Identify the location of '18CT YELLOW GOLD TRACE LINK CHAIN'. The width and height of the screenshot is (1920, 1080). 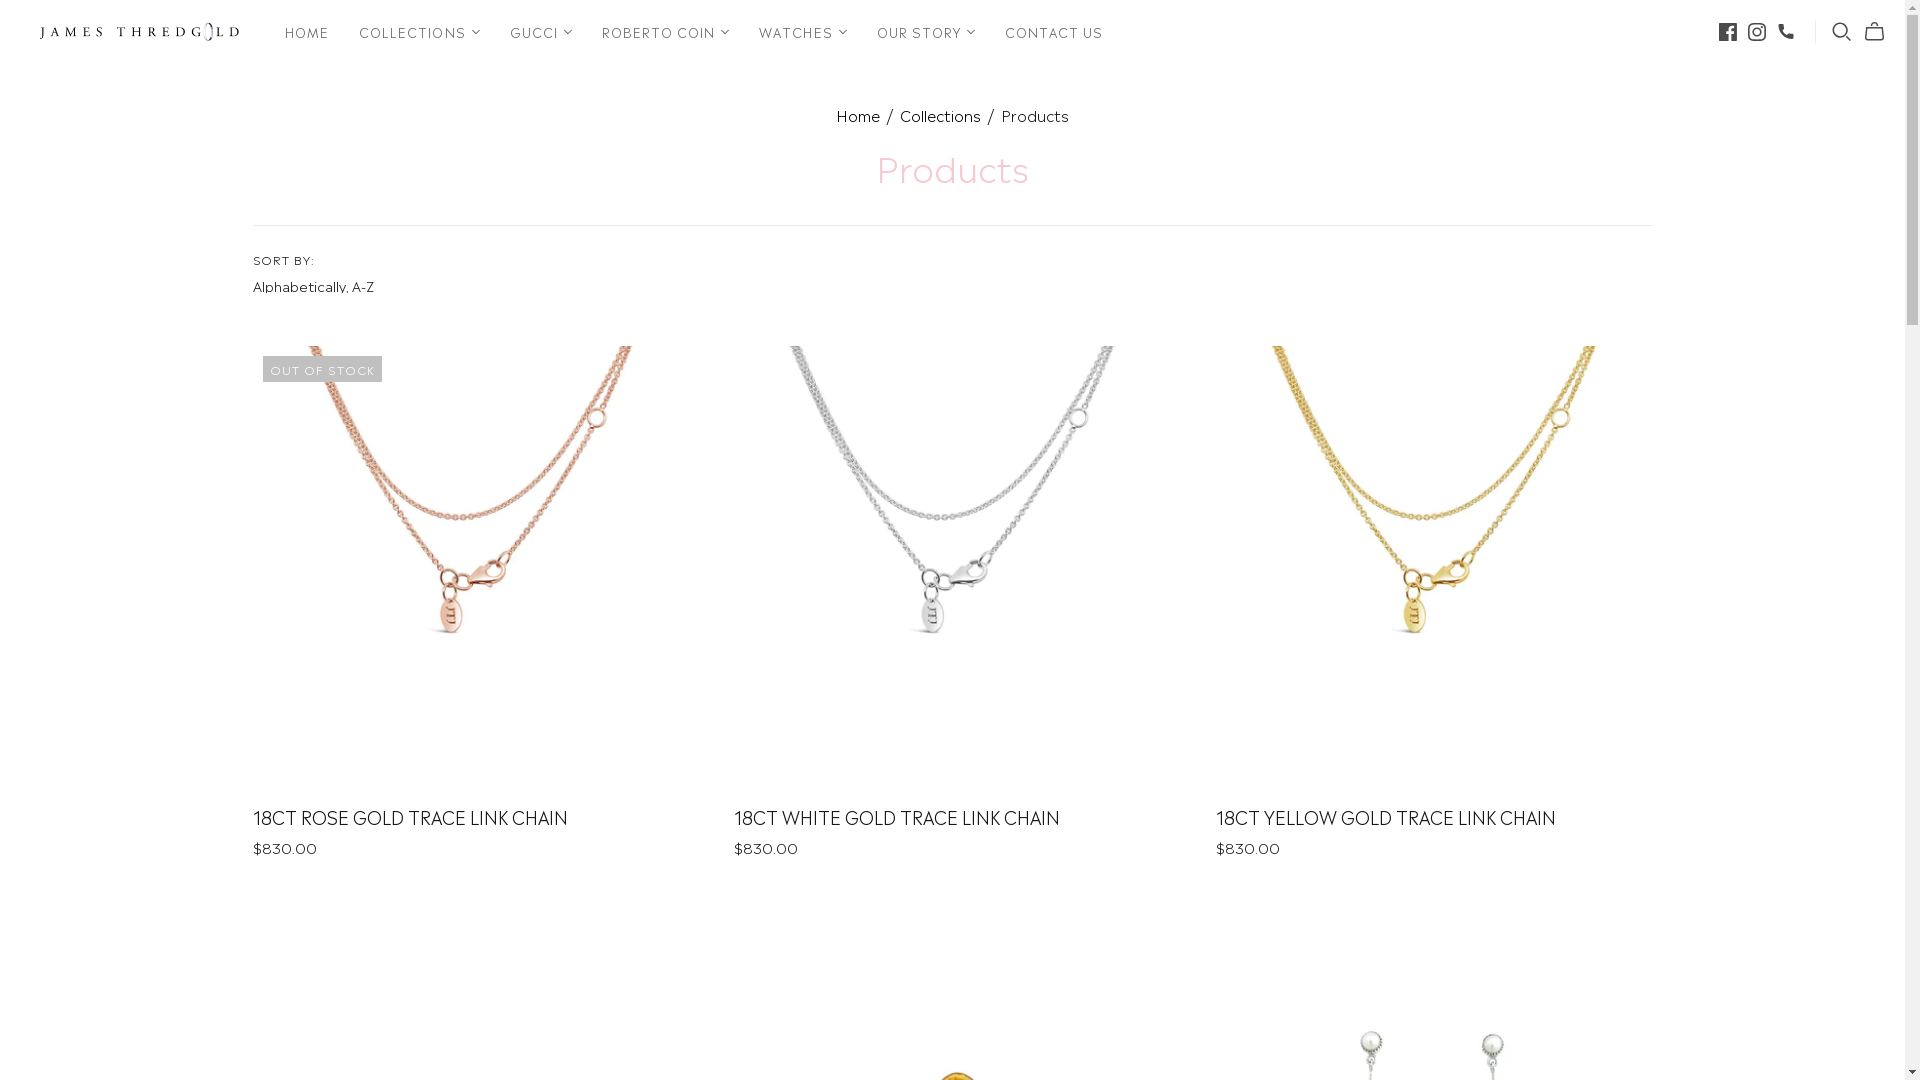
(1385, 816).